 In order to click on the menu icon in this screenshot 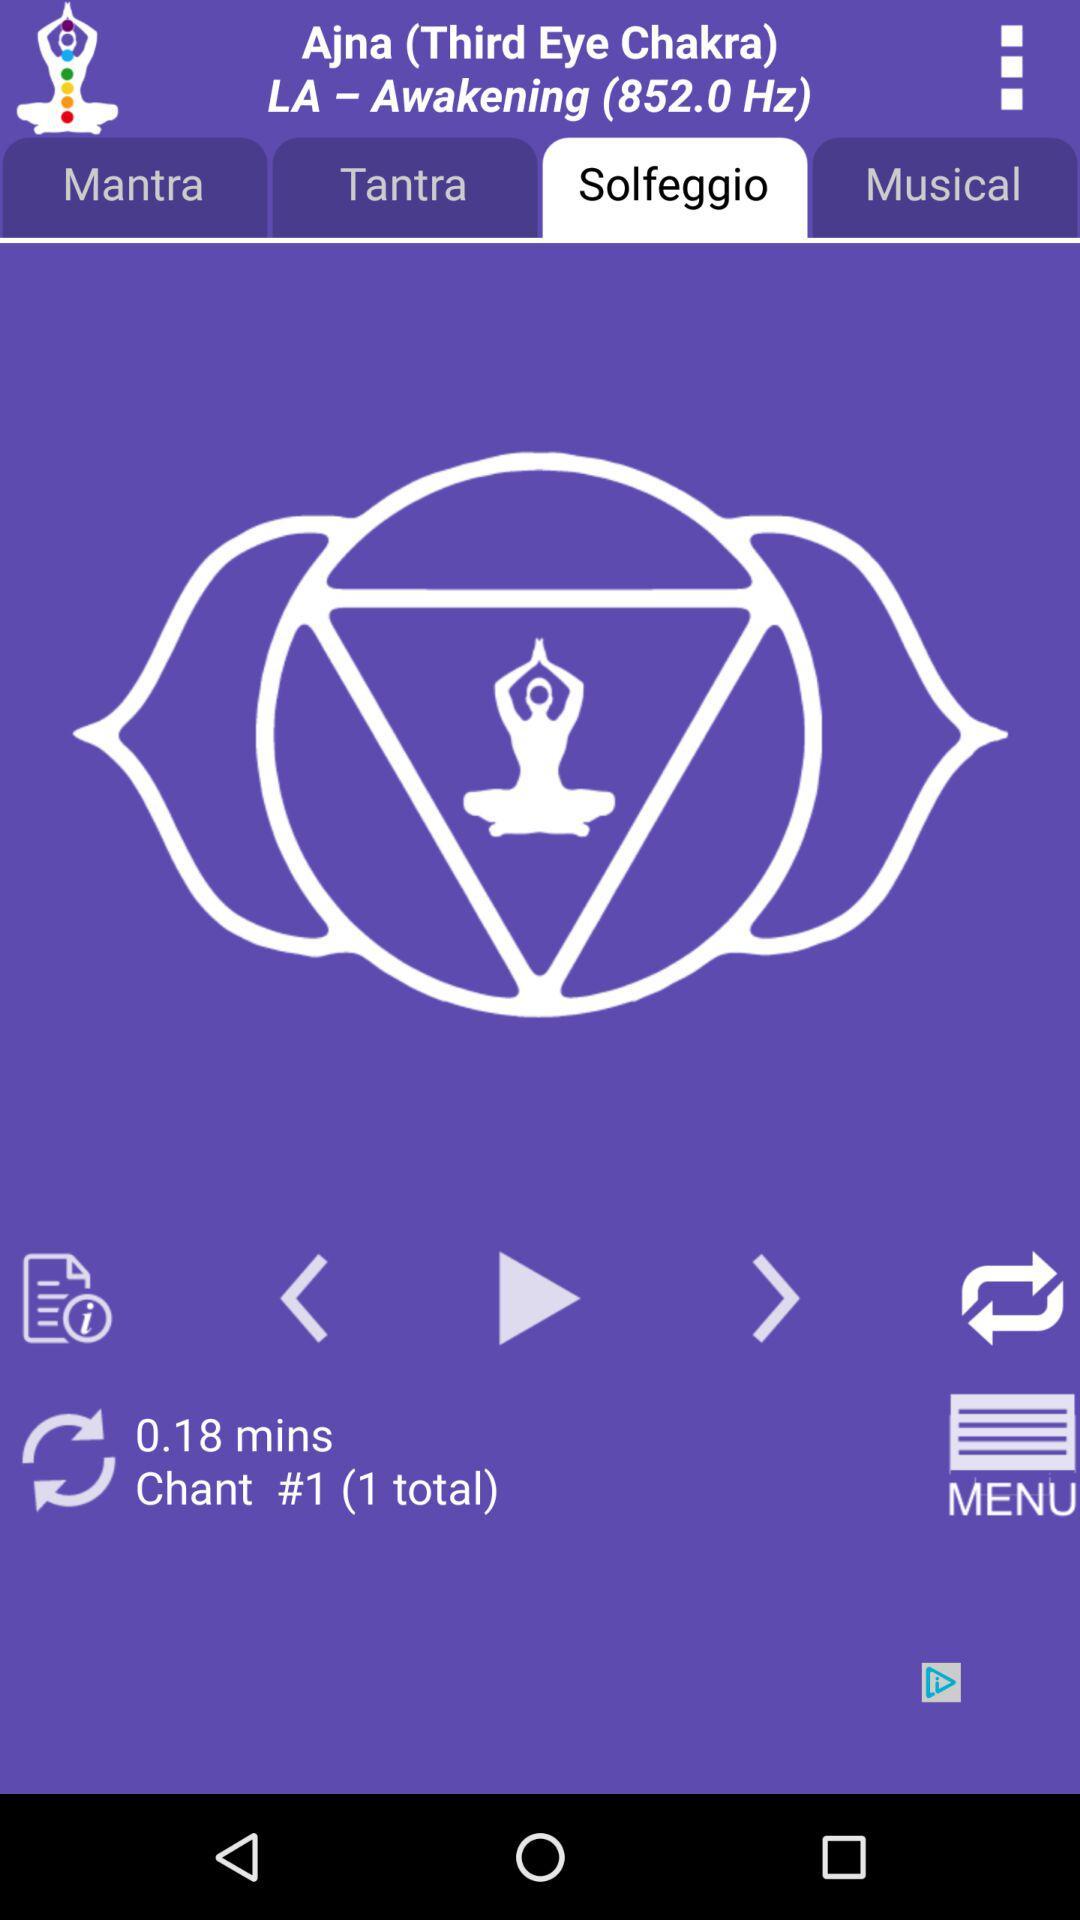, I will do `click(1012, 1561)`.